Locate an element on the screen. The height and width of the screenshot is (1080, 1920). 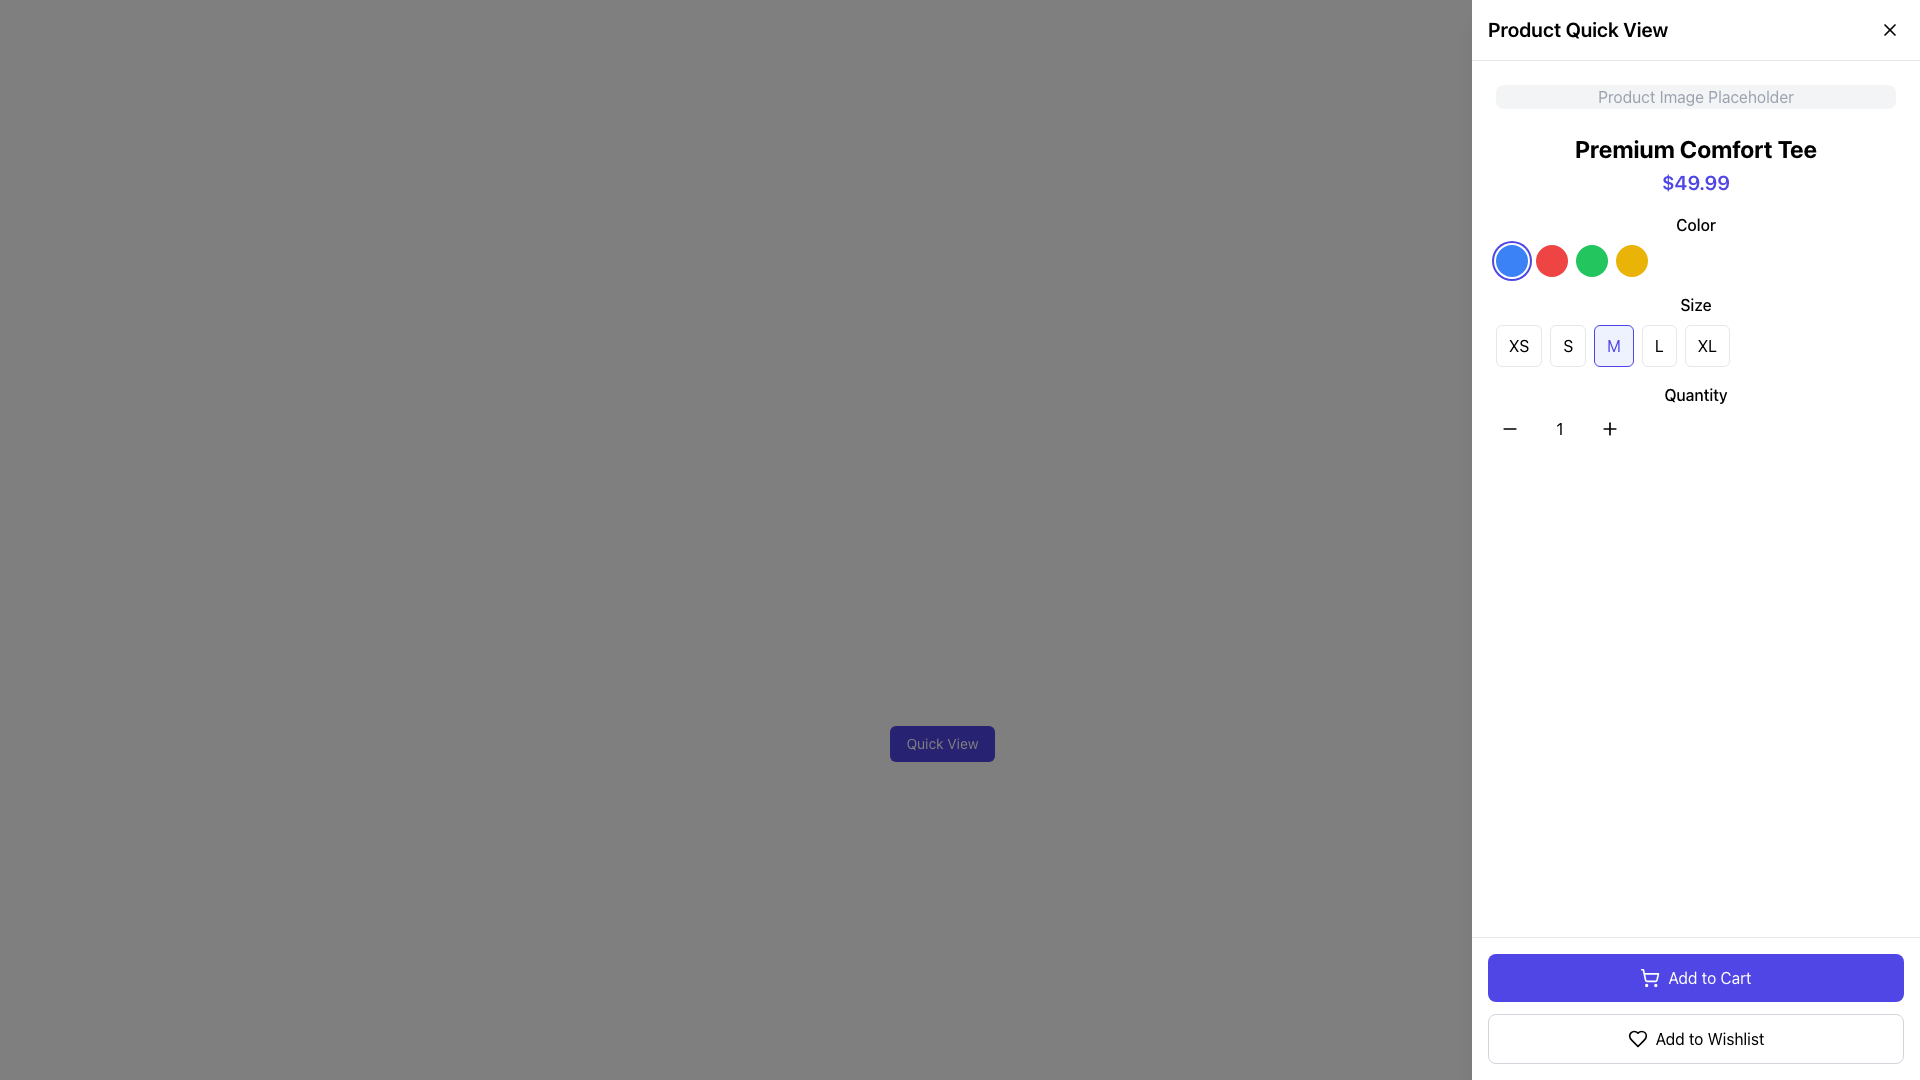
the 'XL' button in the 'Size' section of the product options modal is located at coordinates (1694, 329).